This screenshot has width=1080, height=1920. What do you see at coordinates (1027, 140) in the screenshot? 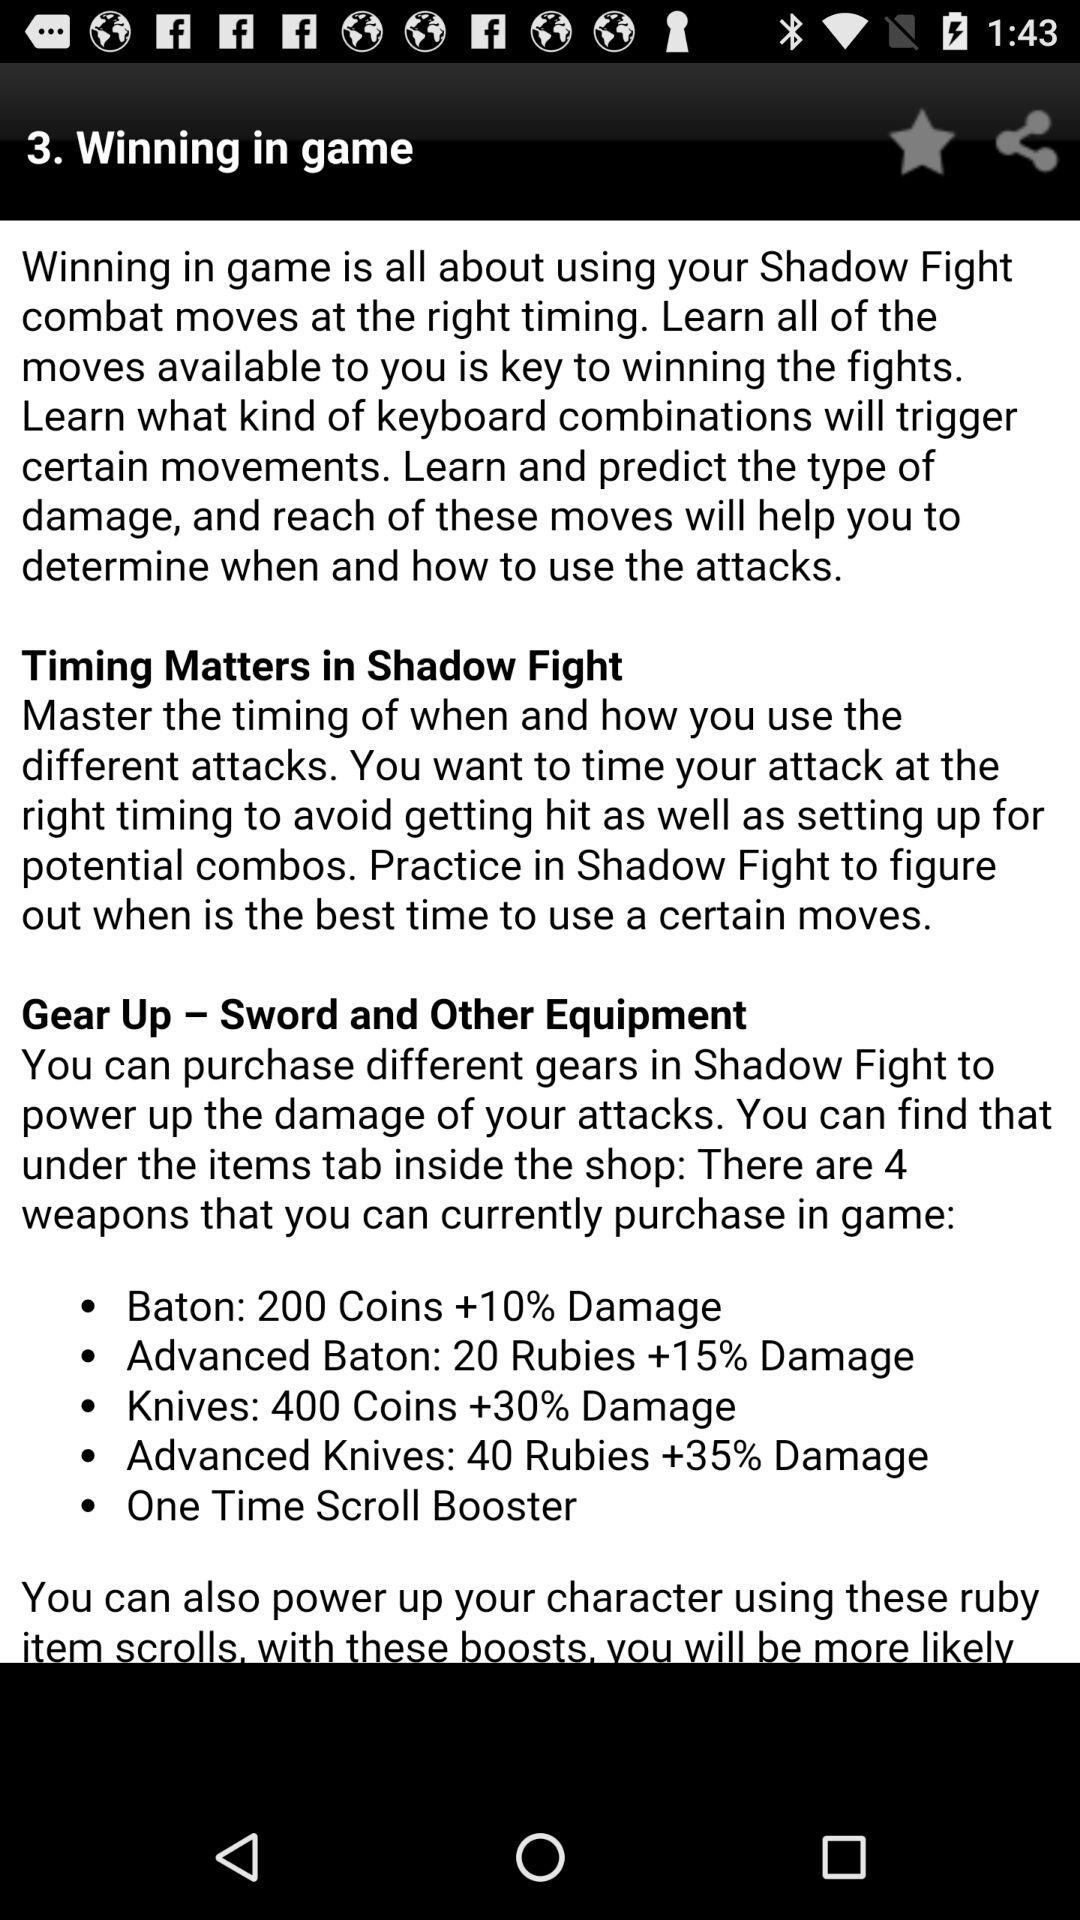
I see `share the article` at bounding box center [1027, 140].